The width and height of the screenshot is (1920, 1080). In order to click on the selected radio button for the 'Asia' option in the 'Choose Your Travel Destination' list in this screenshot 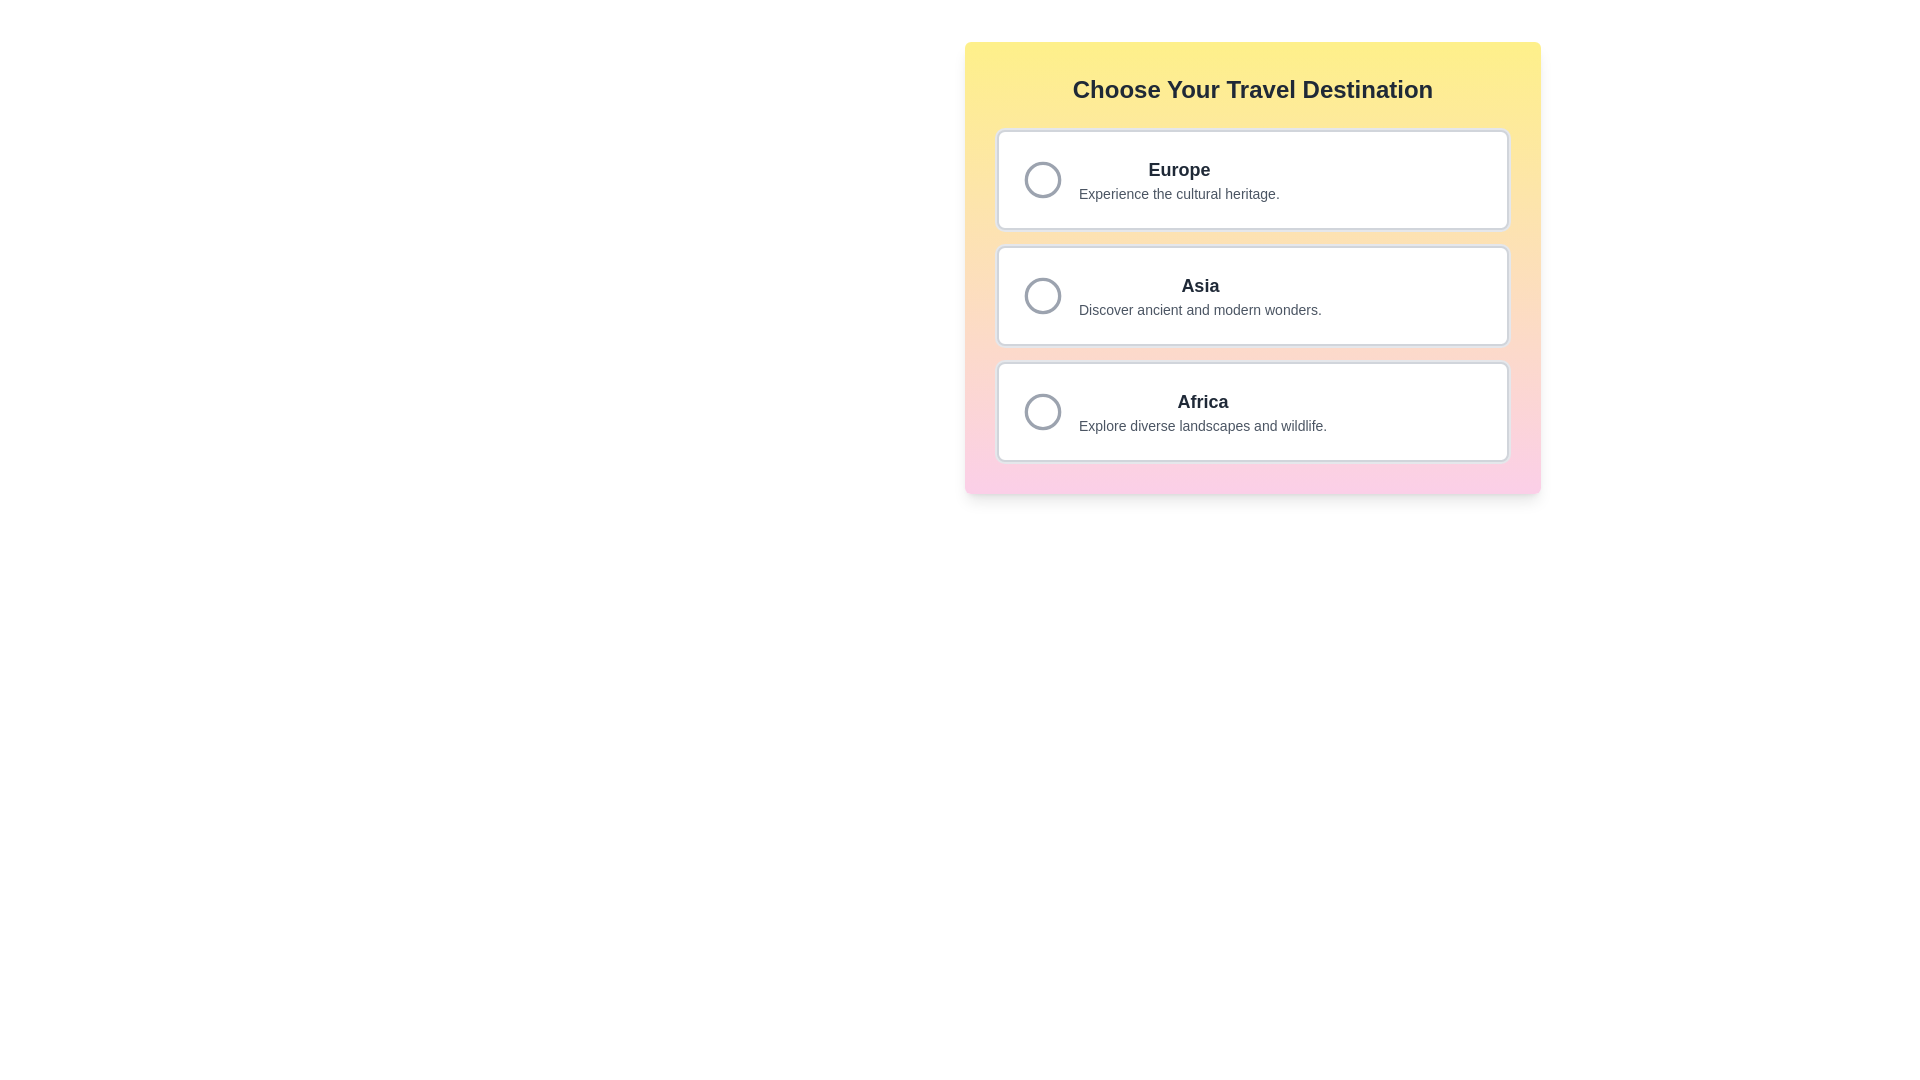, I will do `click(1041, 296)`.